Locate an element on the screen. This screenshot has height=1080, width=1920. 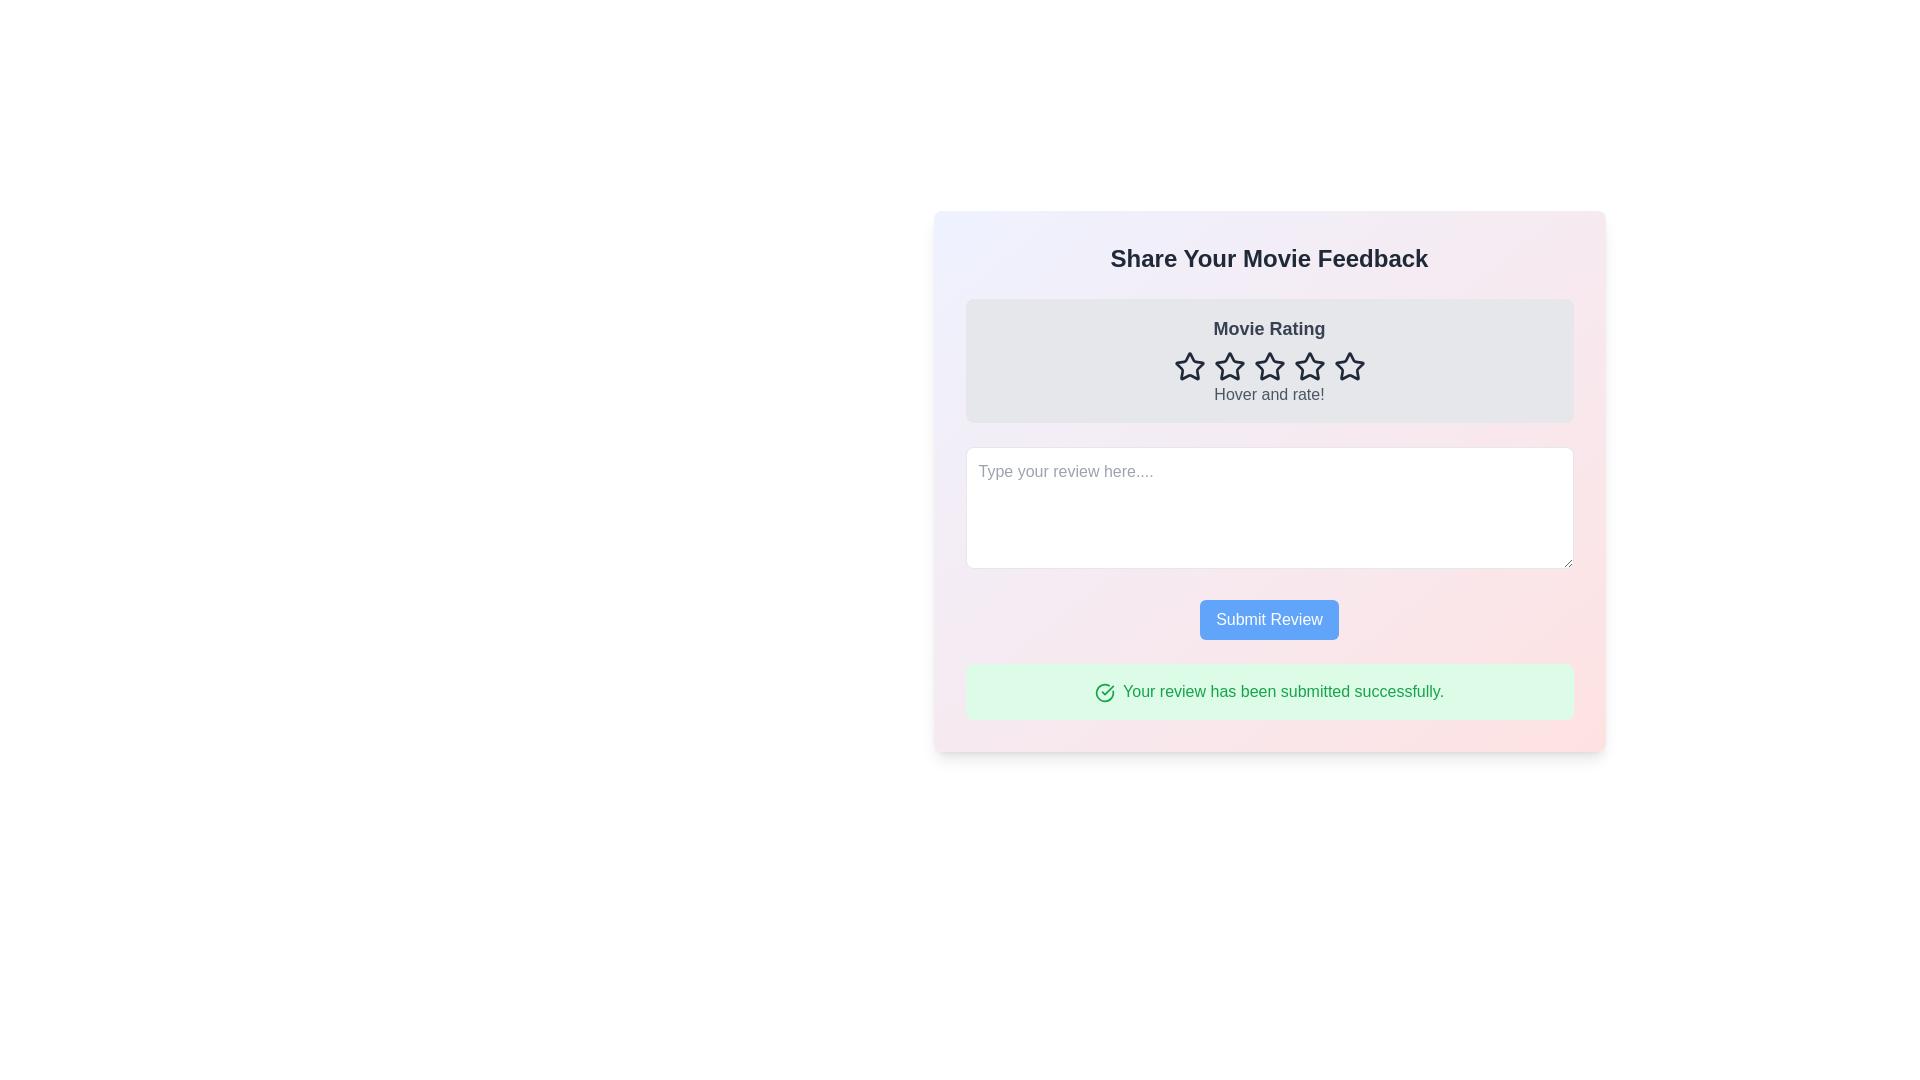
the first unselected rating star icon in the 'Movie Rating' section is located at coordinates (1189, 366).